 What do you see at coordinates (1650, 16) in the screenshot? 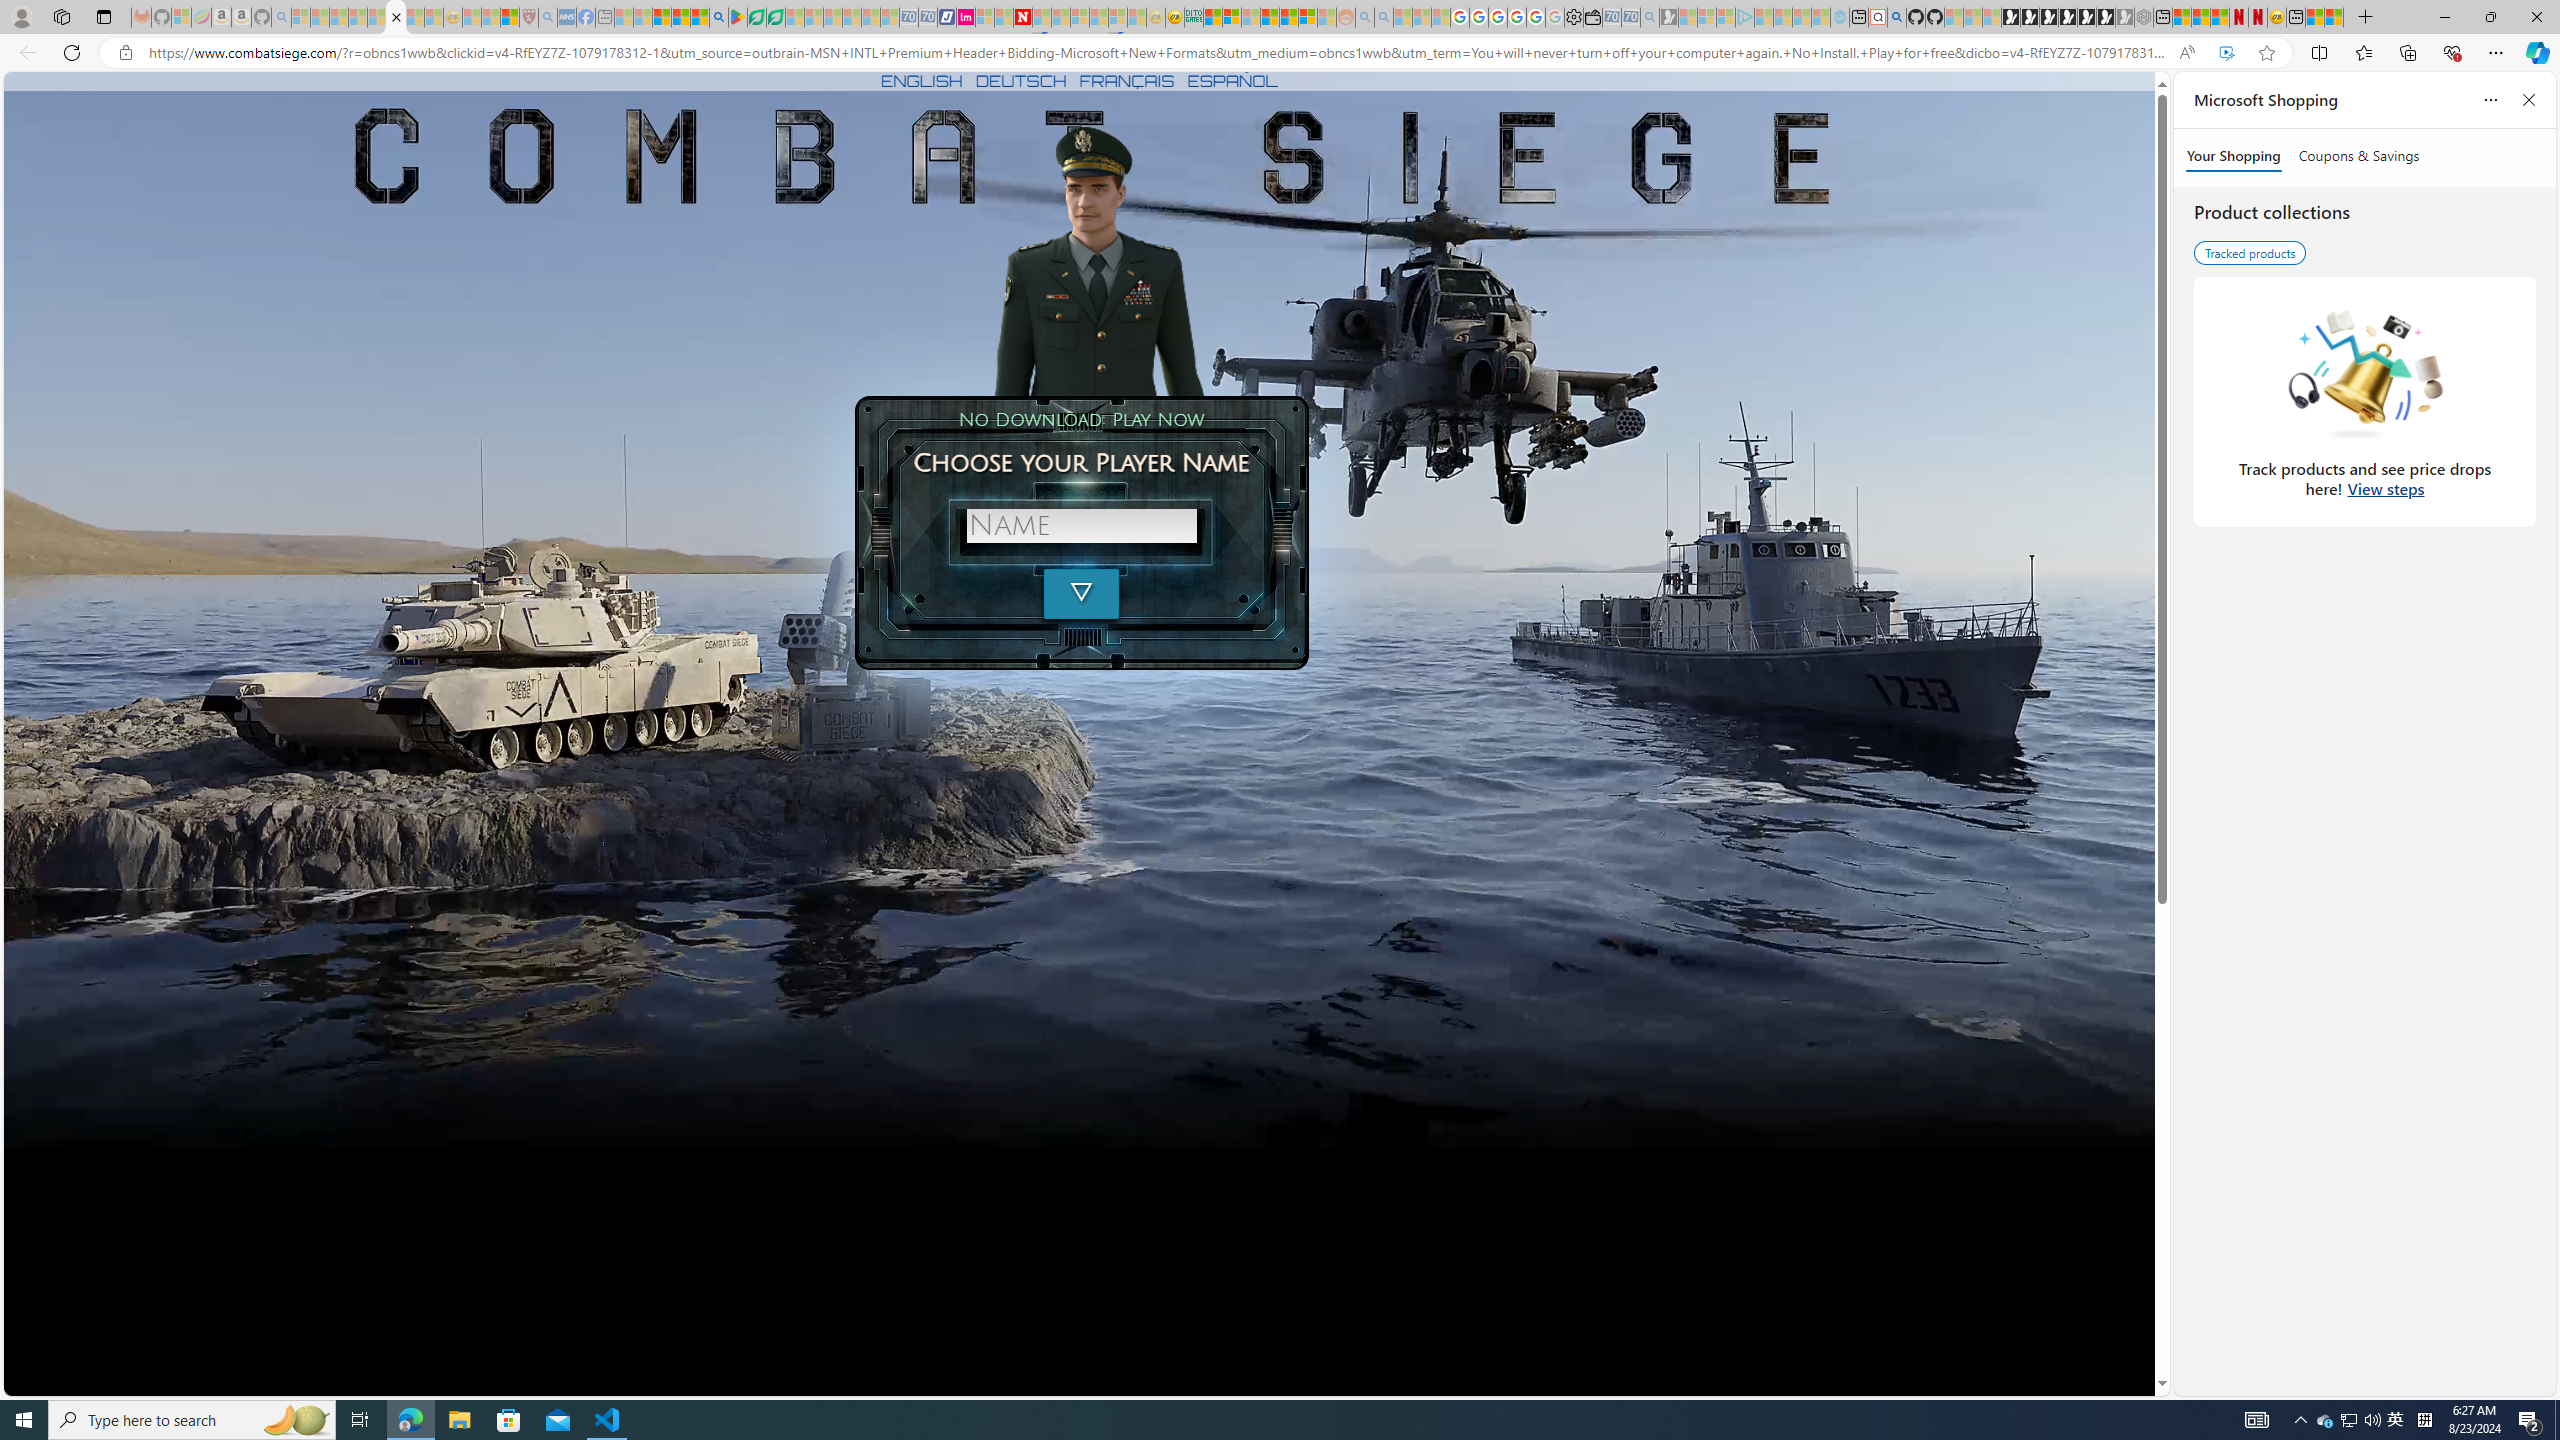
I see `'Bing Real Estate - Home sales and rental listings - Sleeping'` at bounding box center [1650, 16].